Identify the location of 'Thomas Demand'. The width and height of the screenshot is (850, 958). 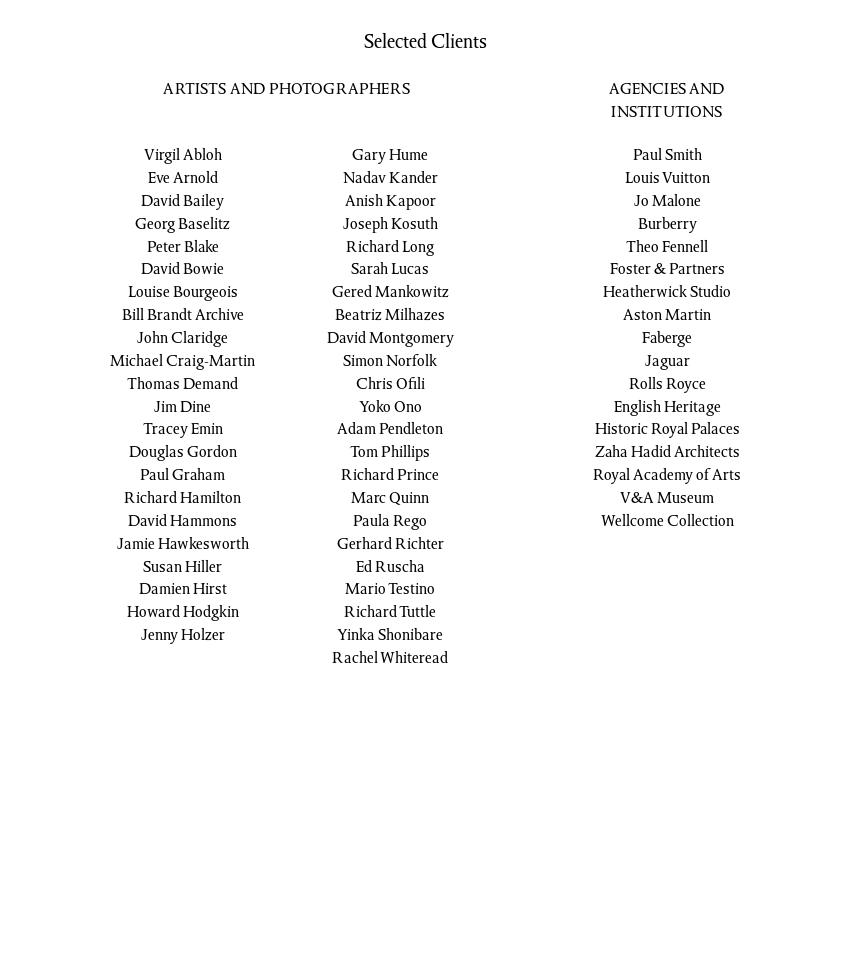
(181, 382).